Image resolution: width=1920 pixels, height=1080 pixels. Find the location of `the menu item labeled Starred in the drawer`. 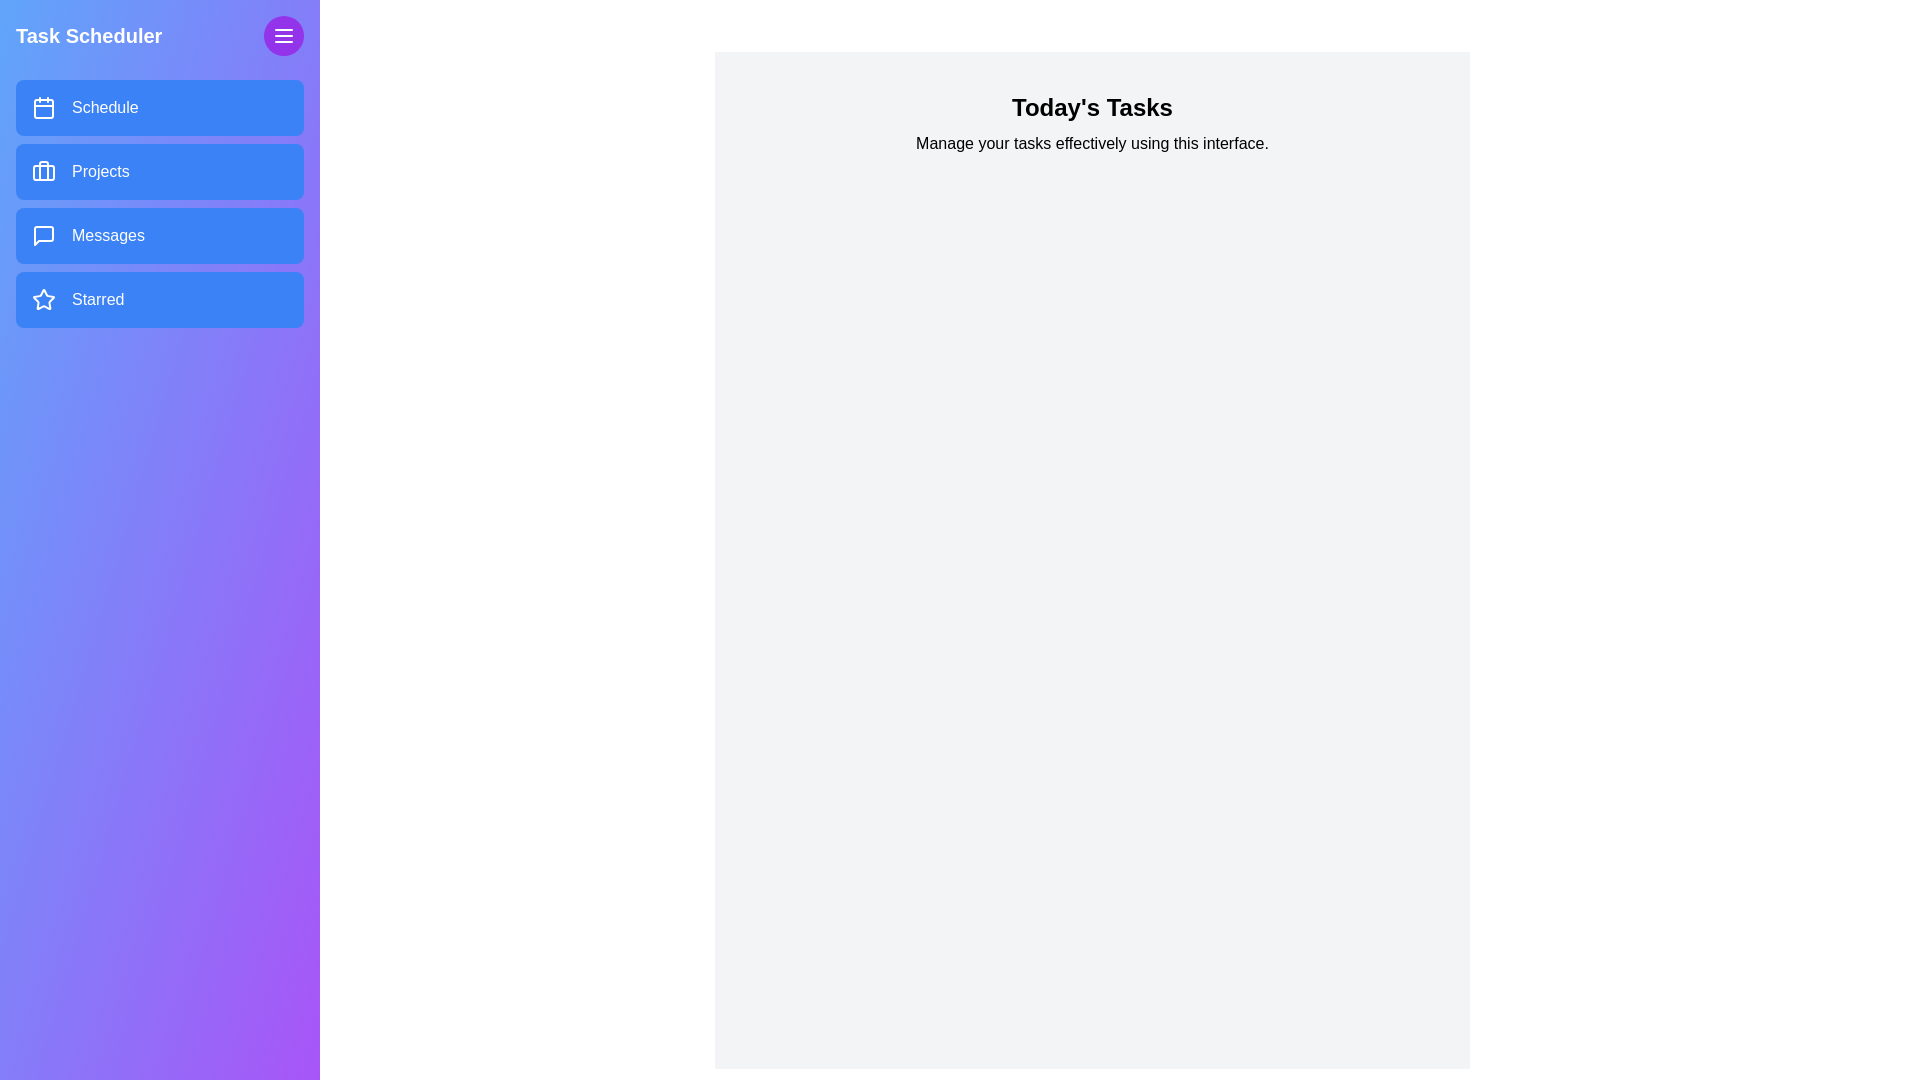

the menu item labeled Starred in the drawer is located at coordinates (158, 300).